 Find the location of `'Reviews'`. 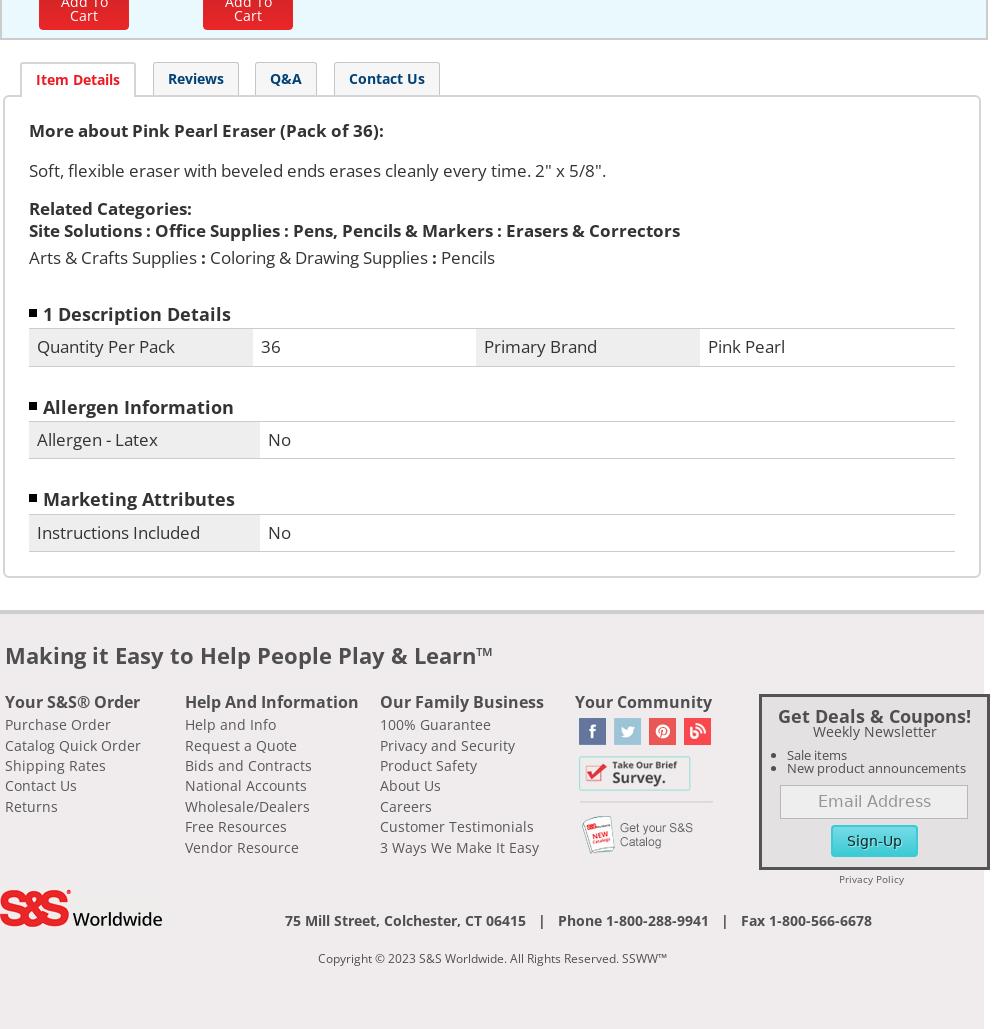

'Reviews' is located at coordinates (167, 76).